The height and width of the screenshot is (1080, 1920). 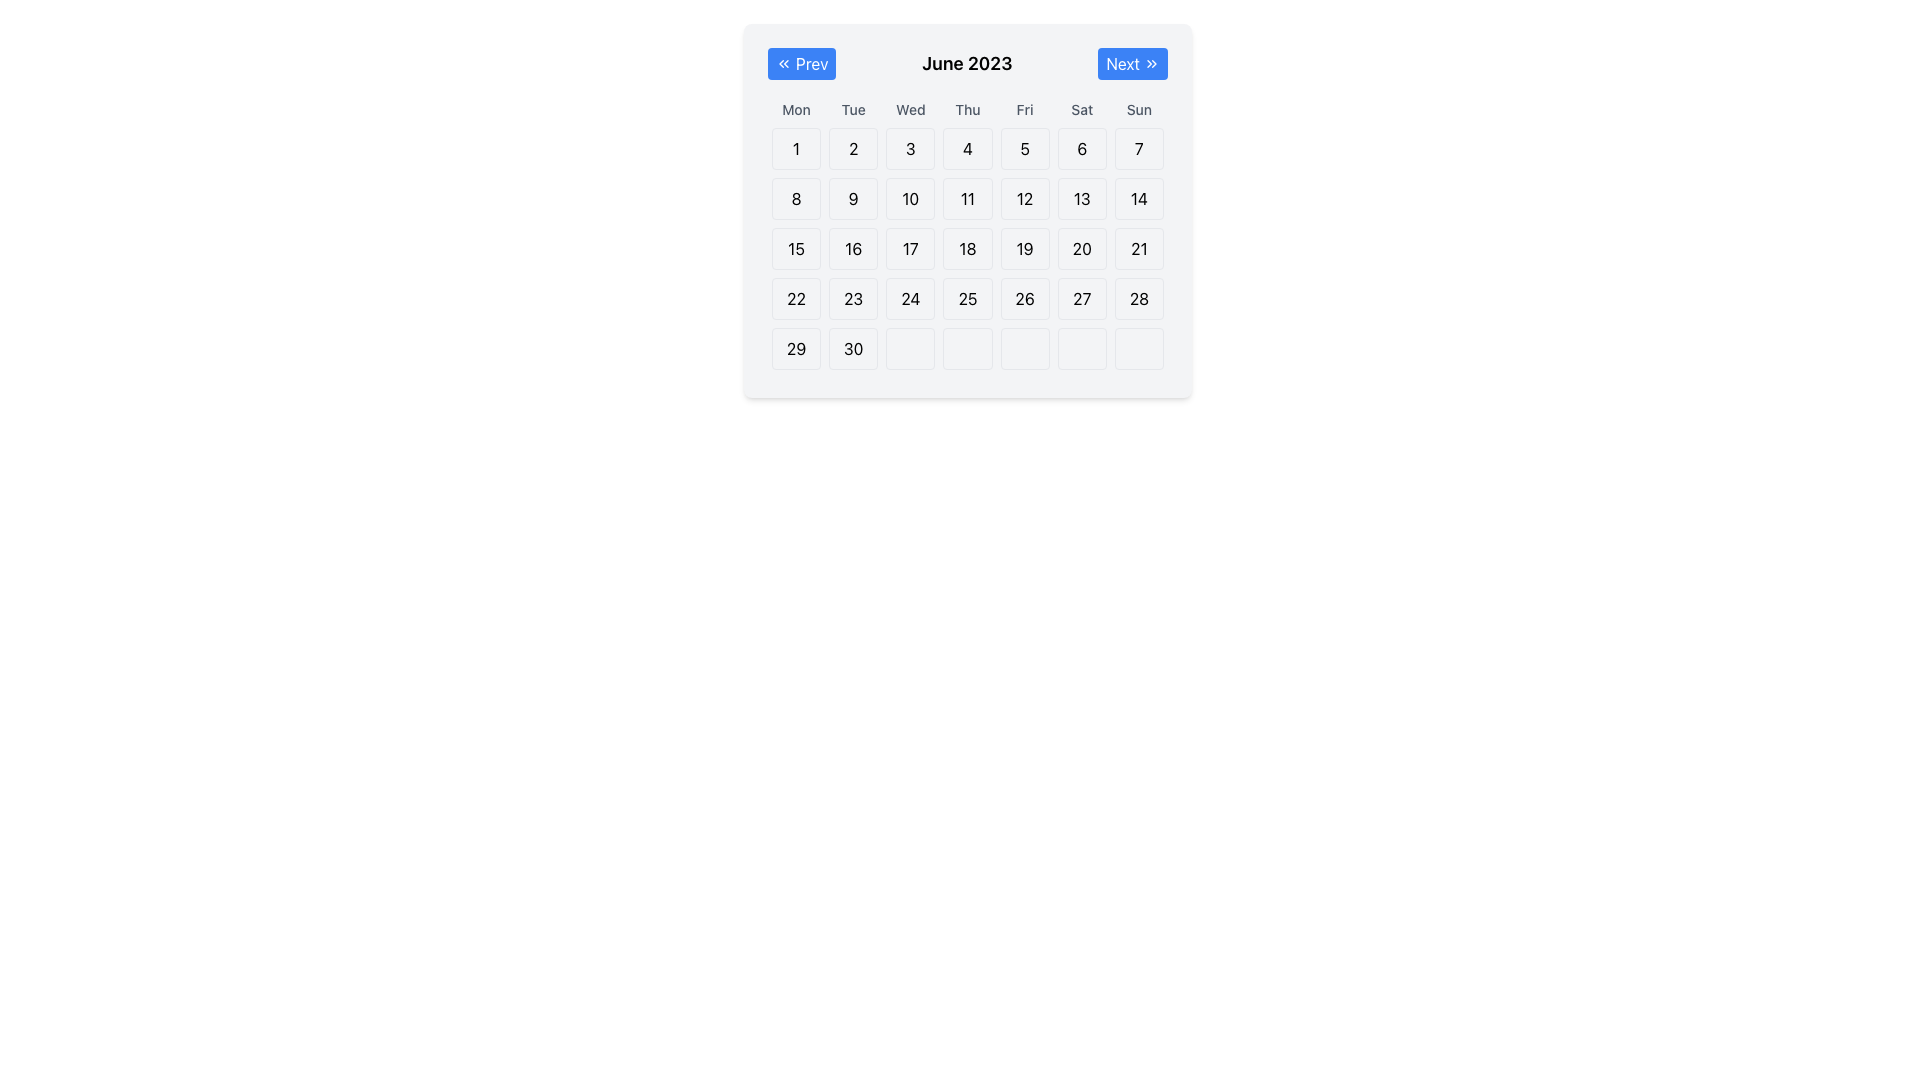 I want to click on the buttons in the third row of date squares in the June 2023 calendar, so click(x=968, y=248).